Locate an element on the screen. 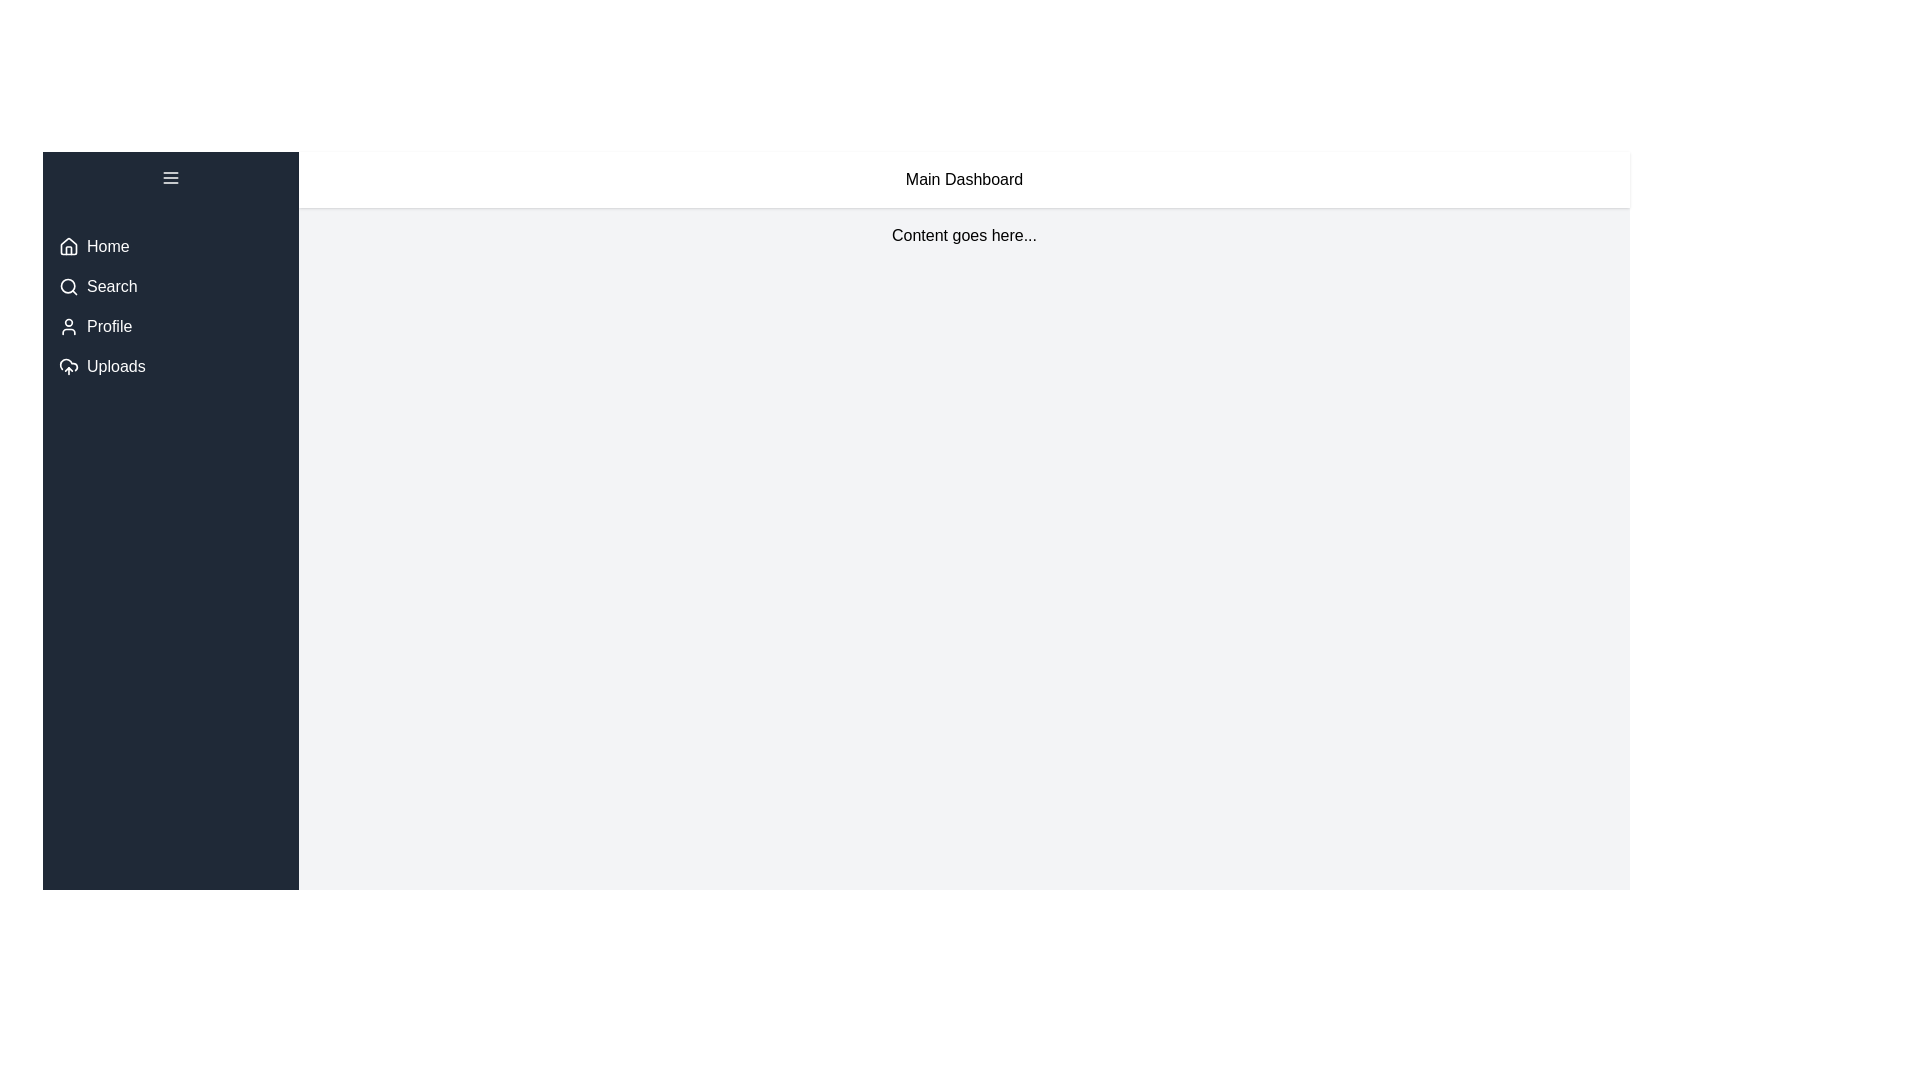  the 'Home' text label located at the top of the left-hand navigation bar is located at coordinates (107, 245).